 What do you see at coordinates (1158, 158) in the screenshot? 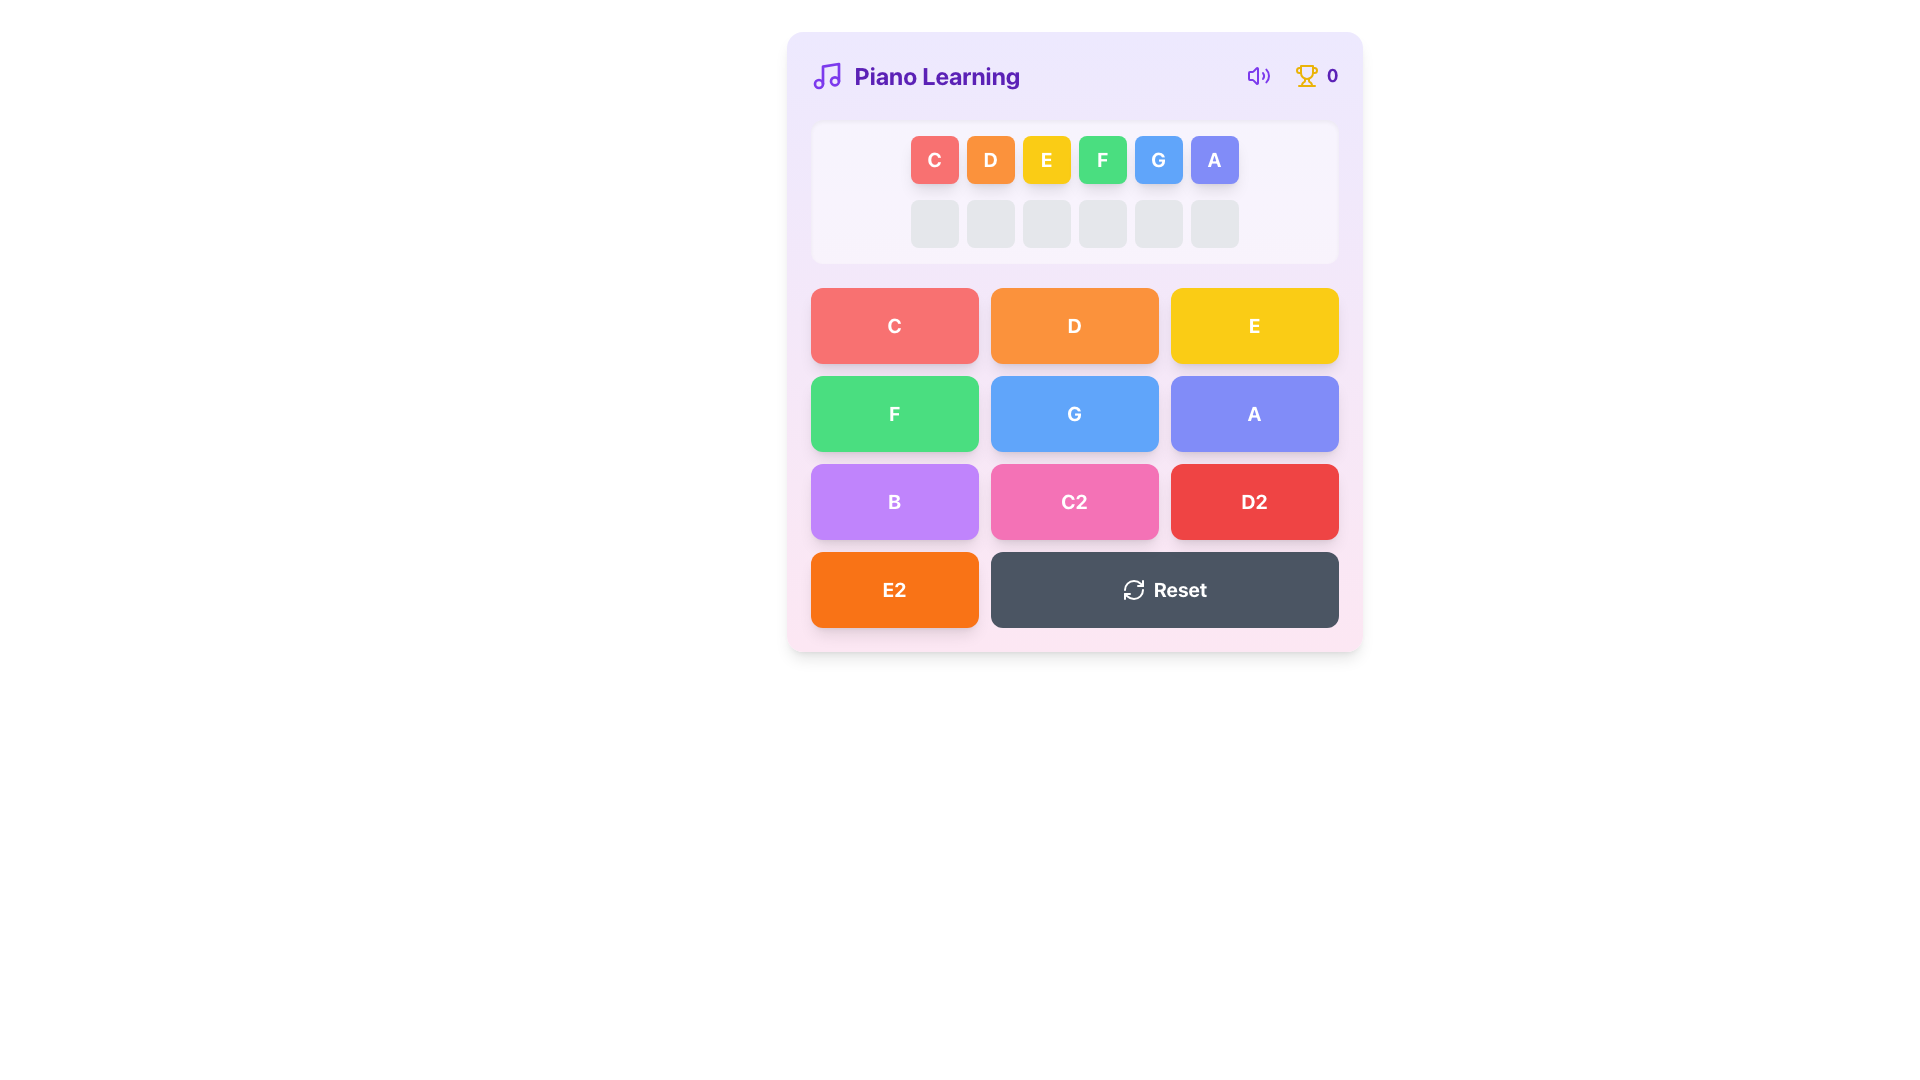
I see `the blue button with a bold white 'G' that is located between the green 'F' button and the purple 'A' button at the top of the interface` at bounding box center [1158, 158].